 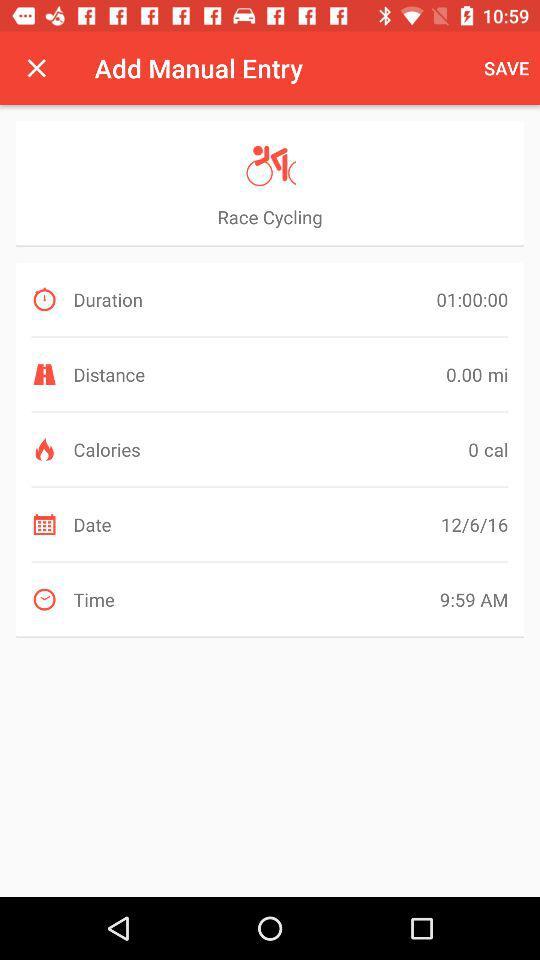 What do you see at coordinates (505, 68) in the screenshot?
I see `icon next to add manual entry item` at bounding box center [505, 68].